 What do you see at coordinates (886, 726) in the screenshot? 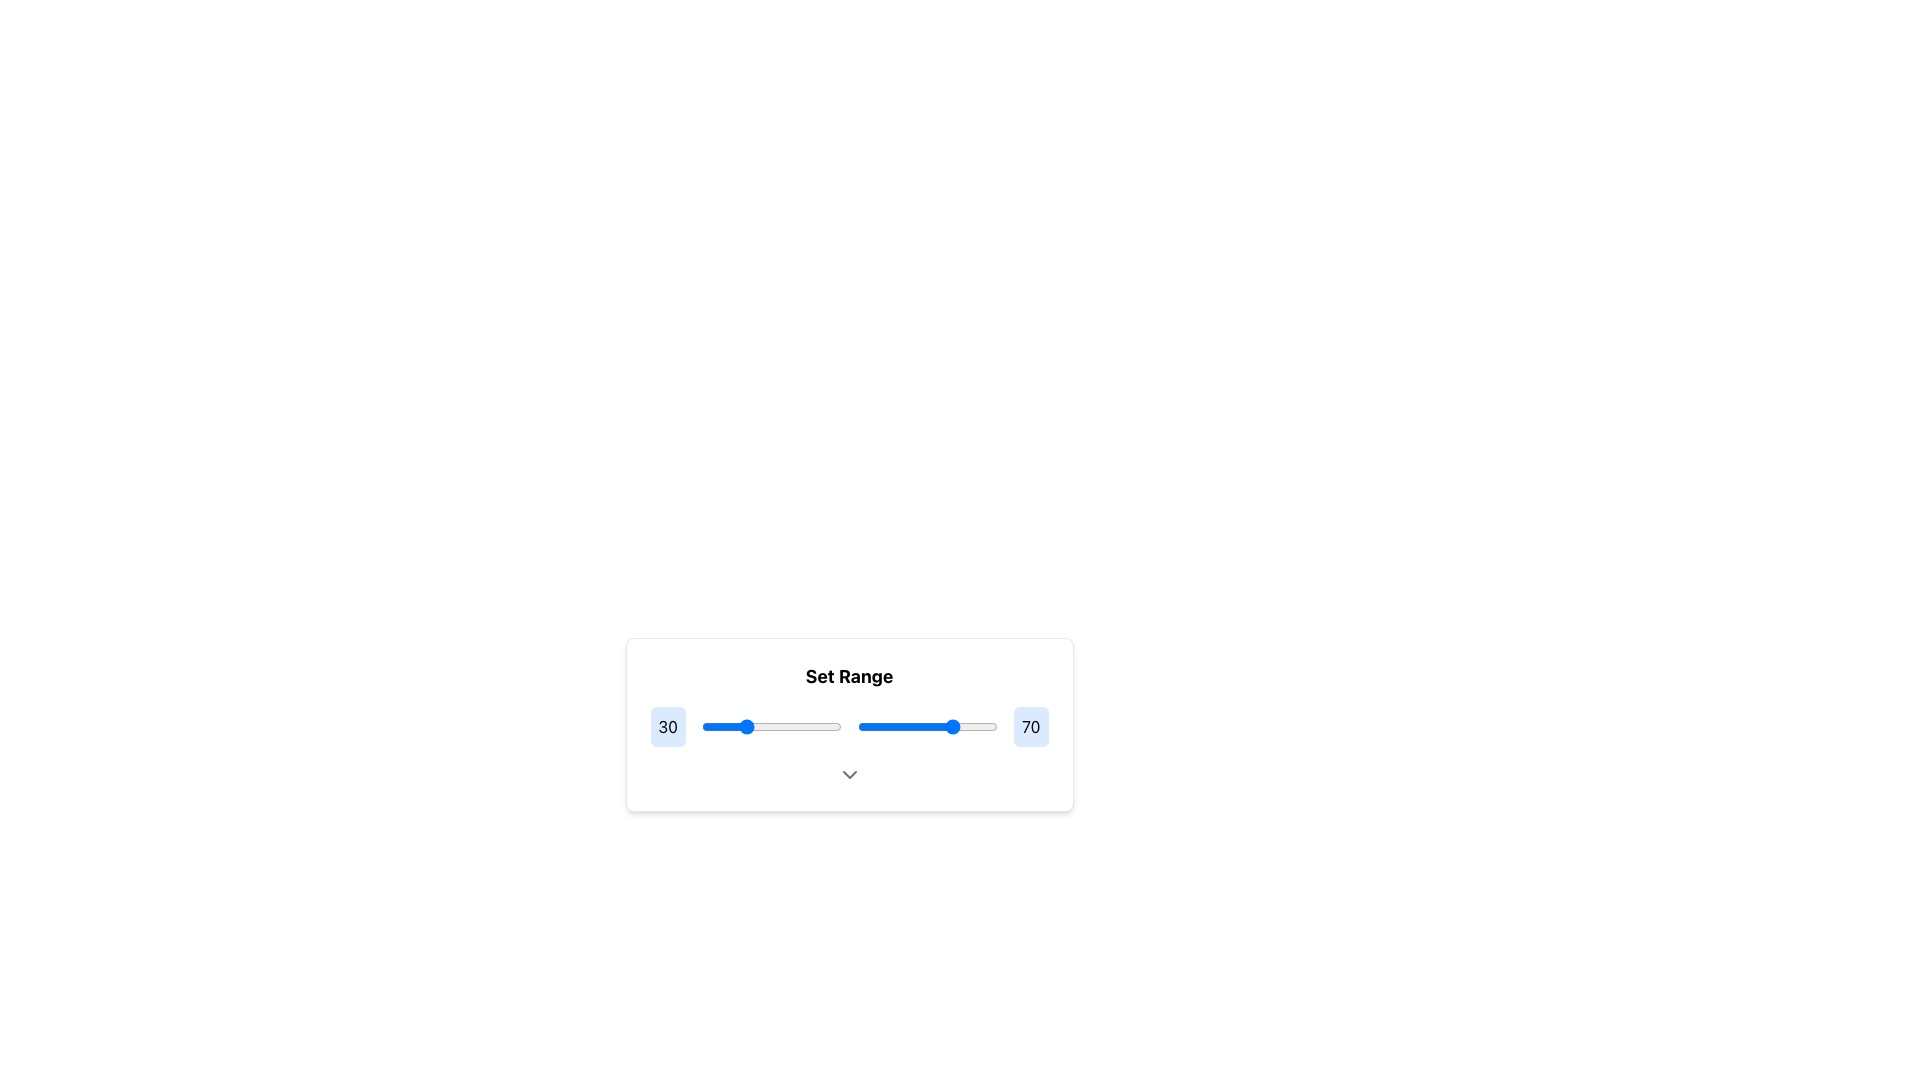
I see `the slider value` at bounding box center [886, 726].